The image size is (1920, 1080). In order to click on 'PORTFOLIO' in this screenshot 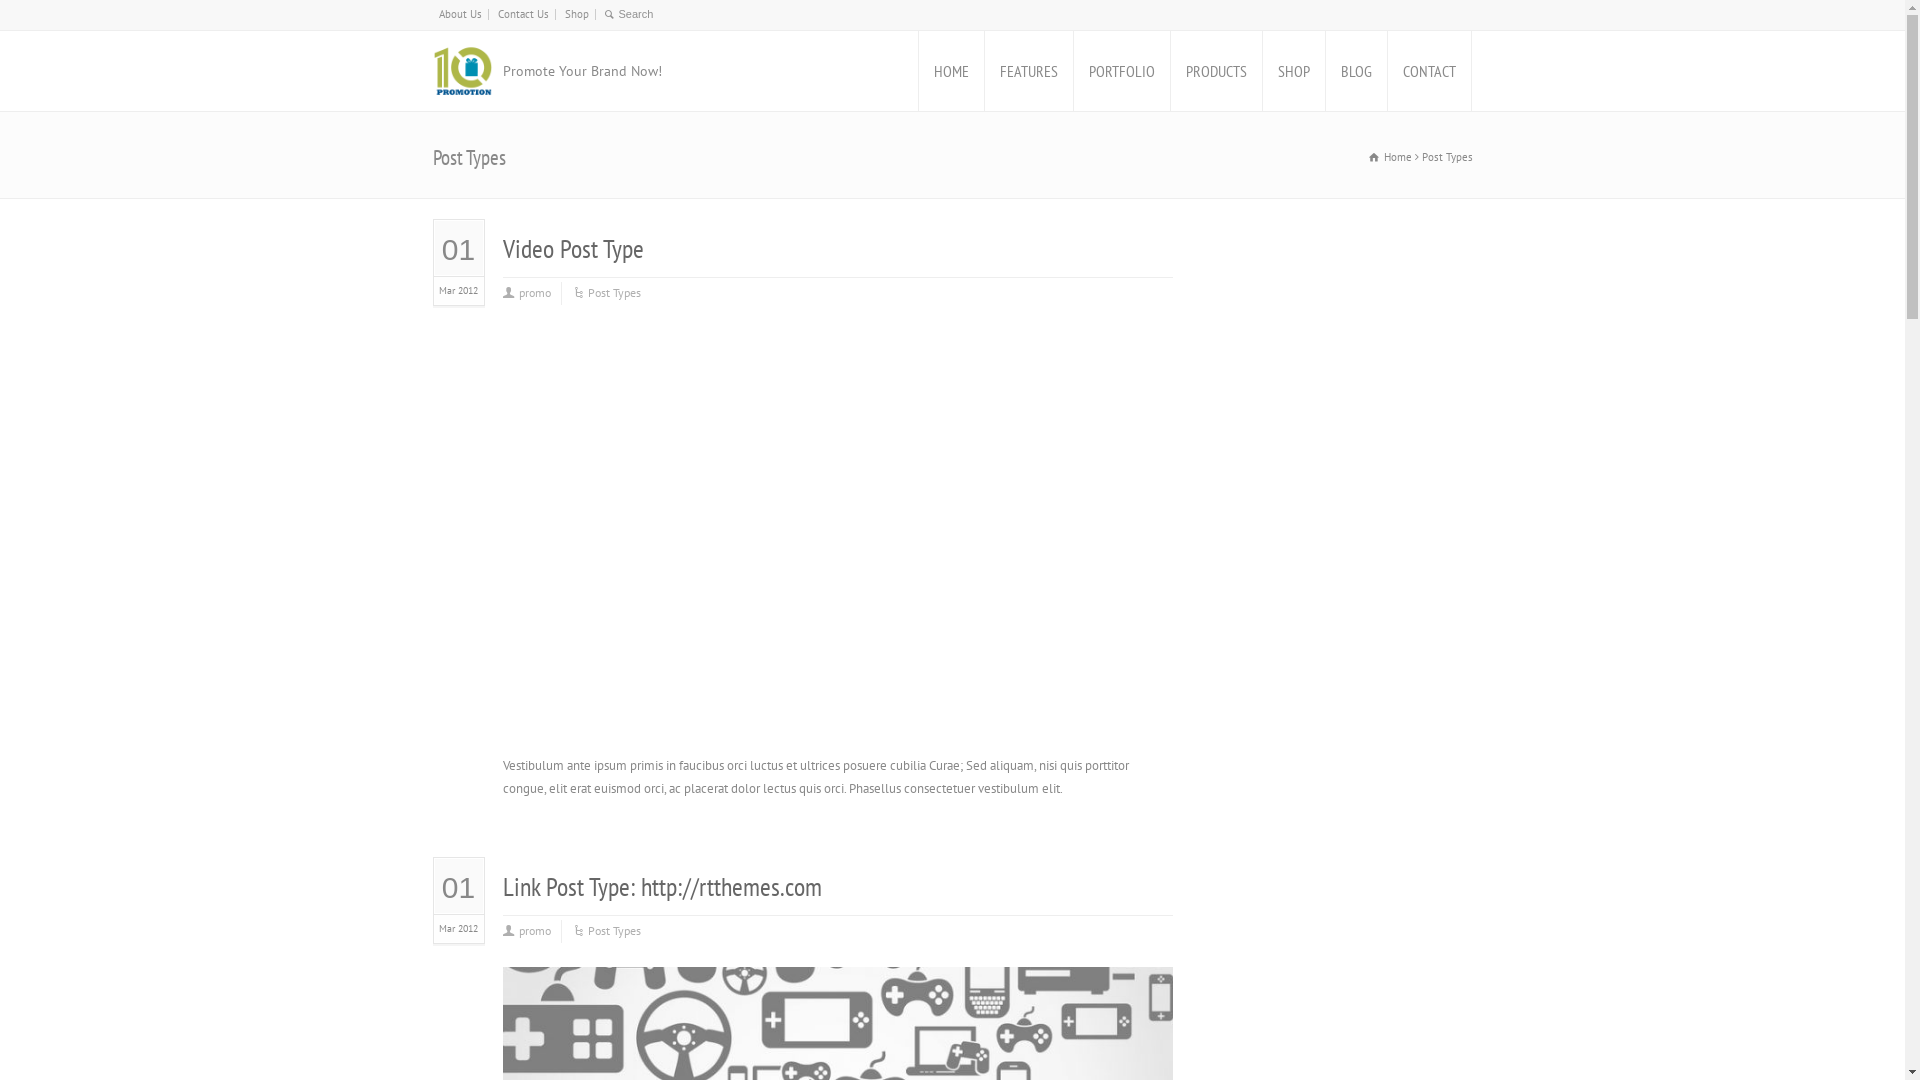, I will do `click(1122, 69)`.